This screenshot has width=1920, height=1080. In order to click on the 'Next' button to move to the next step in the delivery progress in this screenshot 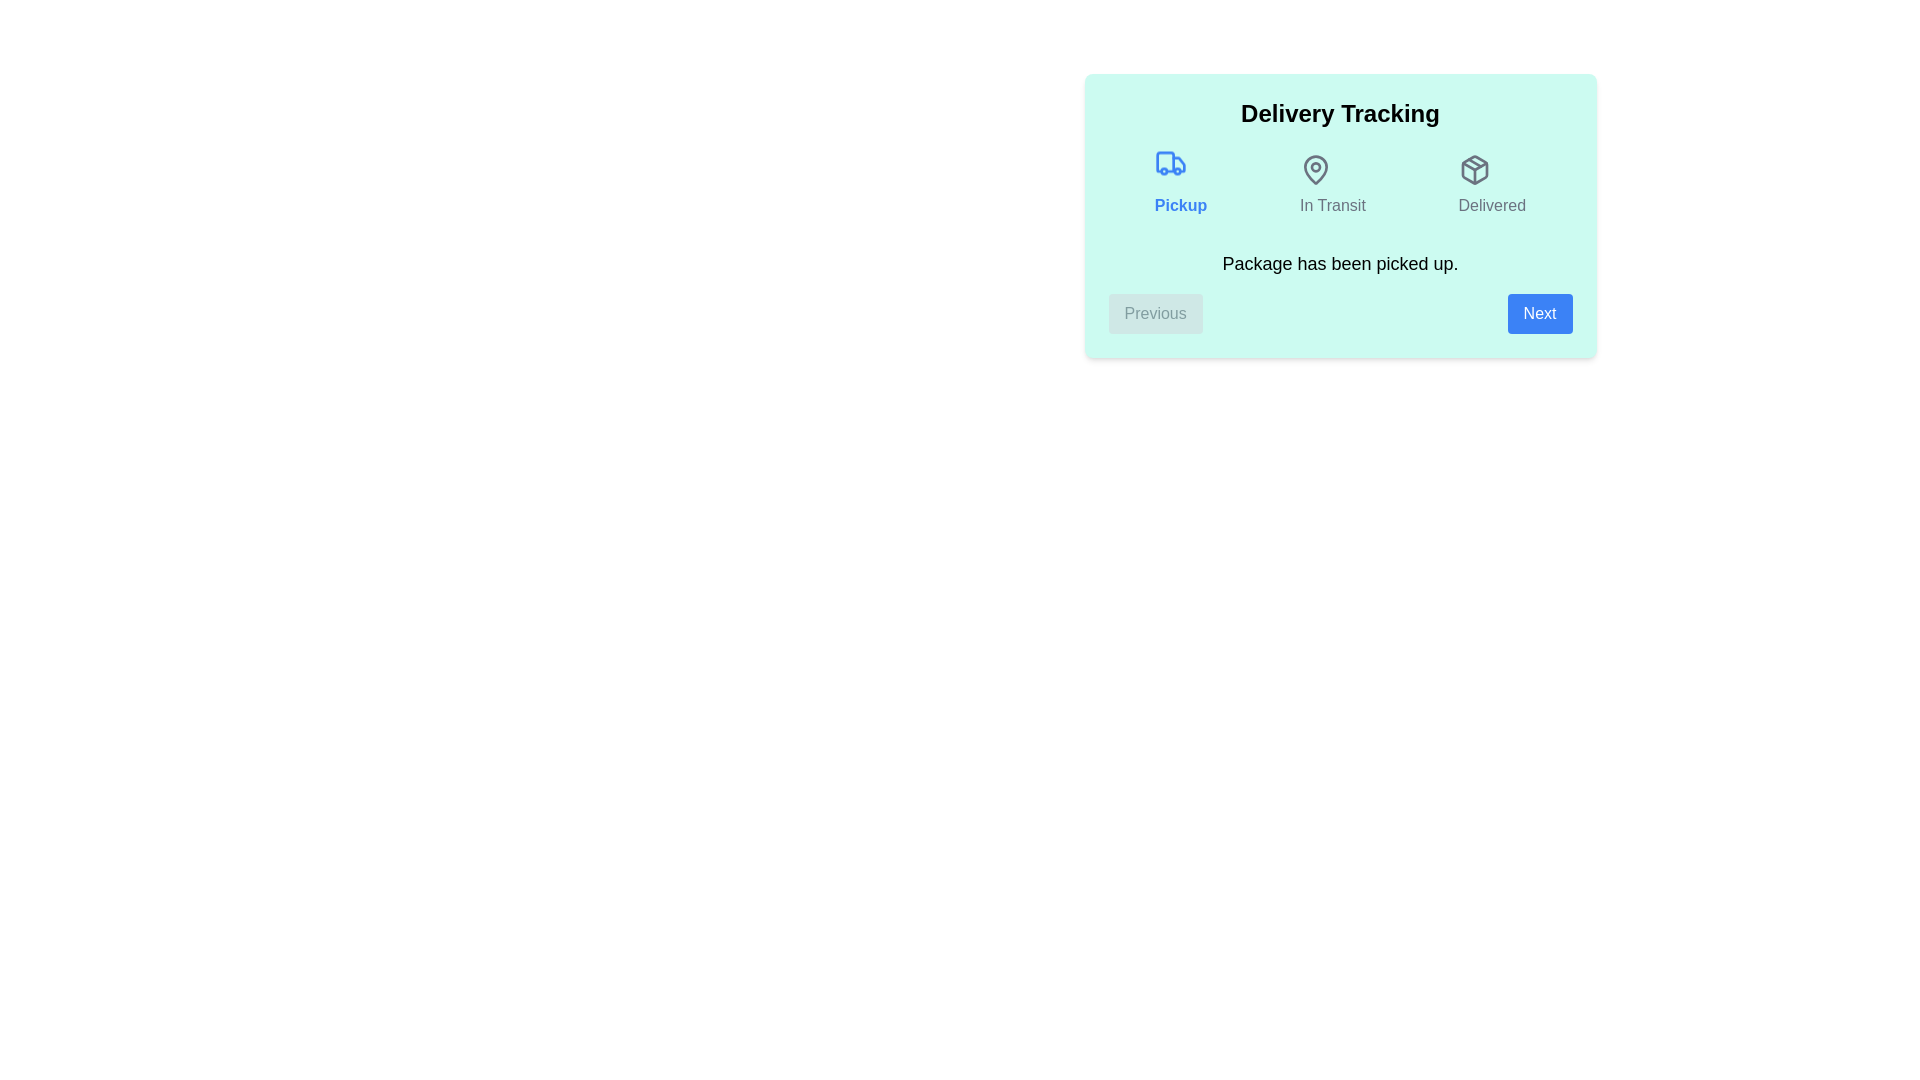, I will do `click(1539, 313)`.